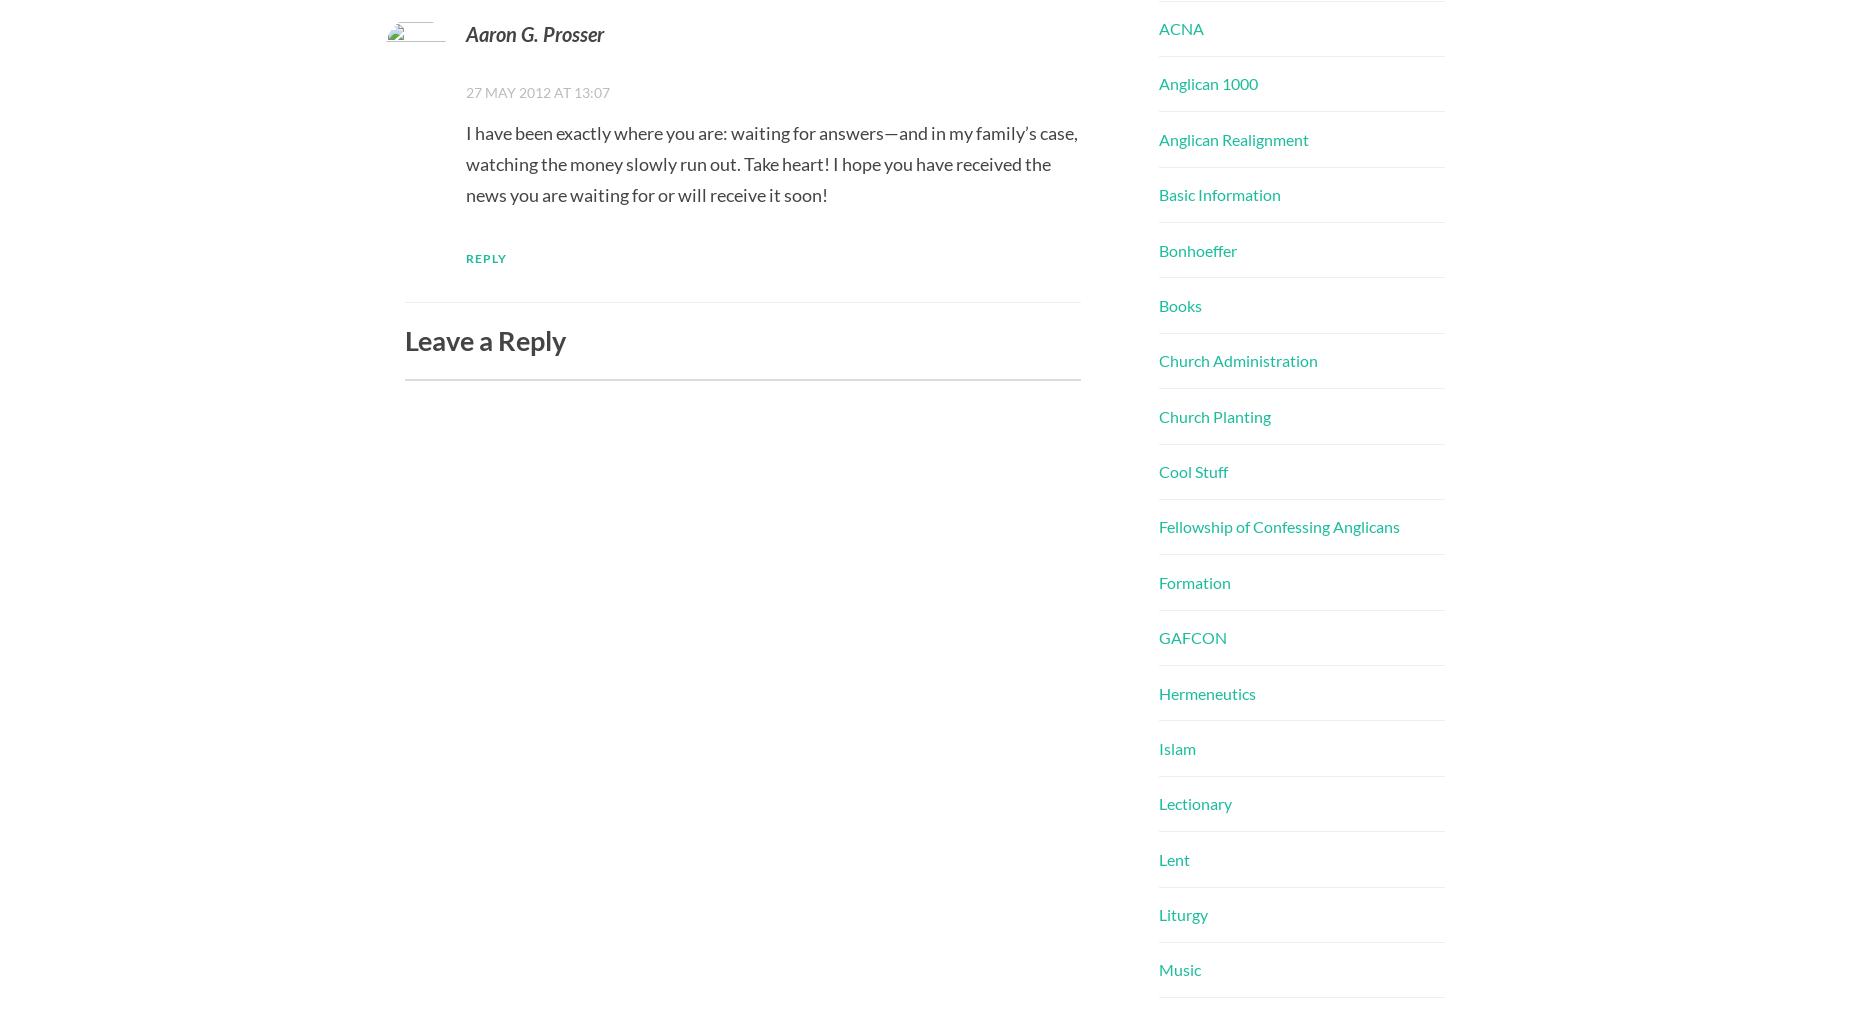 This screenshot has height=1010, width=1850. Describe the element at coordinates (1207, 82) in the screenshot. I see `'Anglican 1000'` at that location.